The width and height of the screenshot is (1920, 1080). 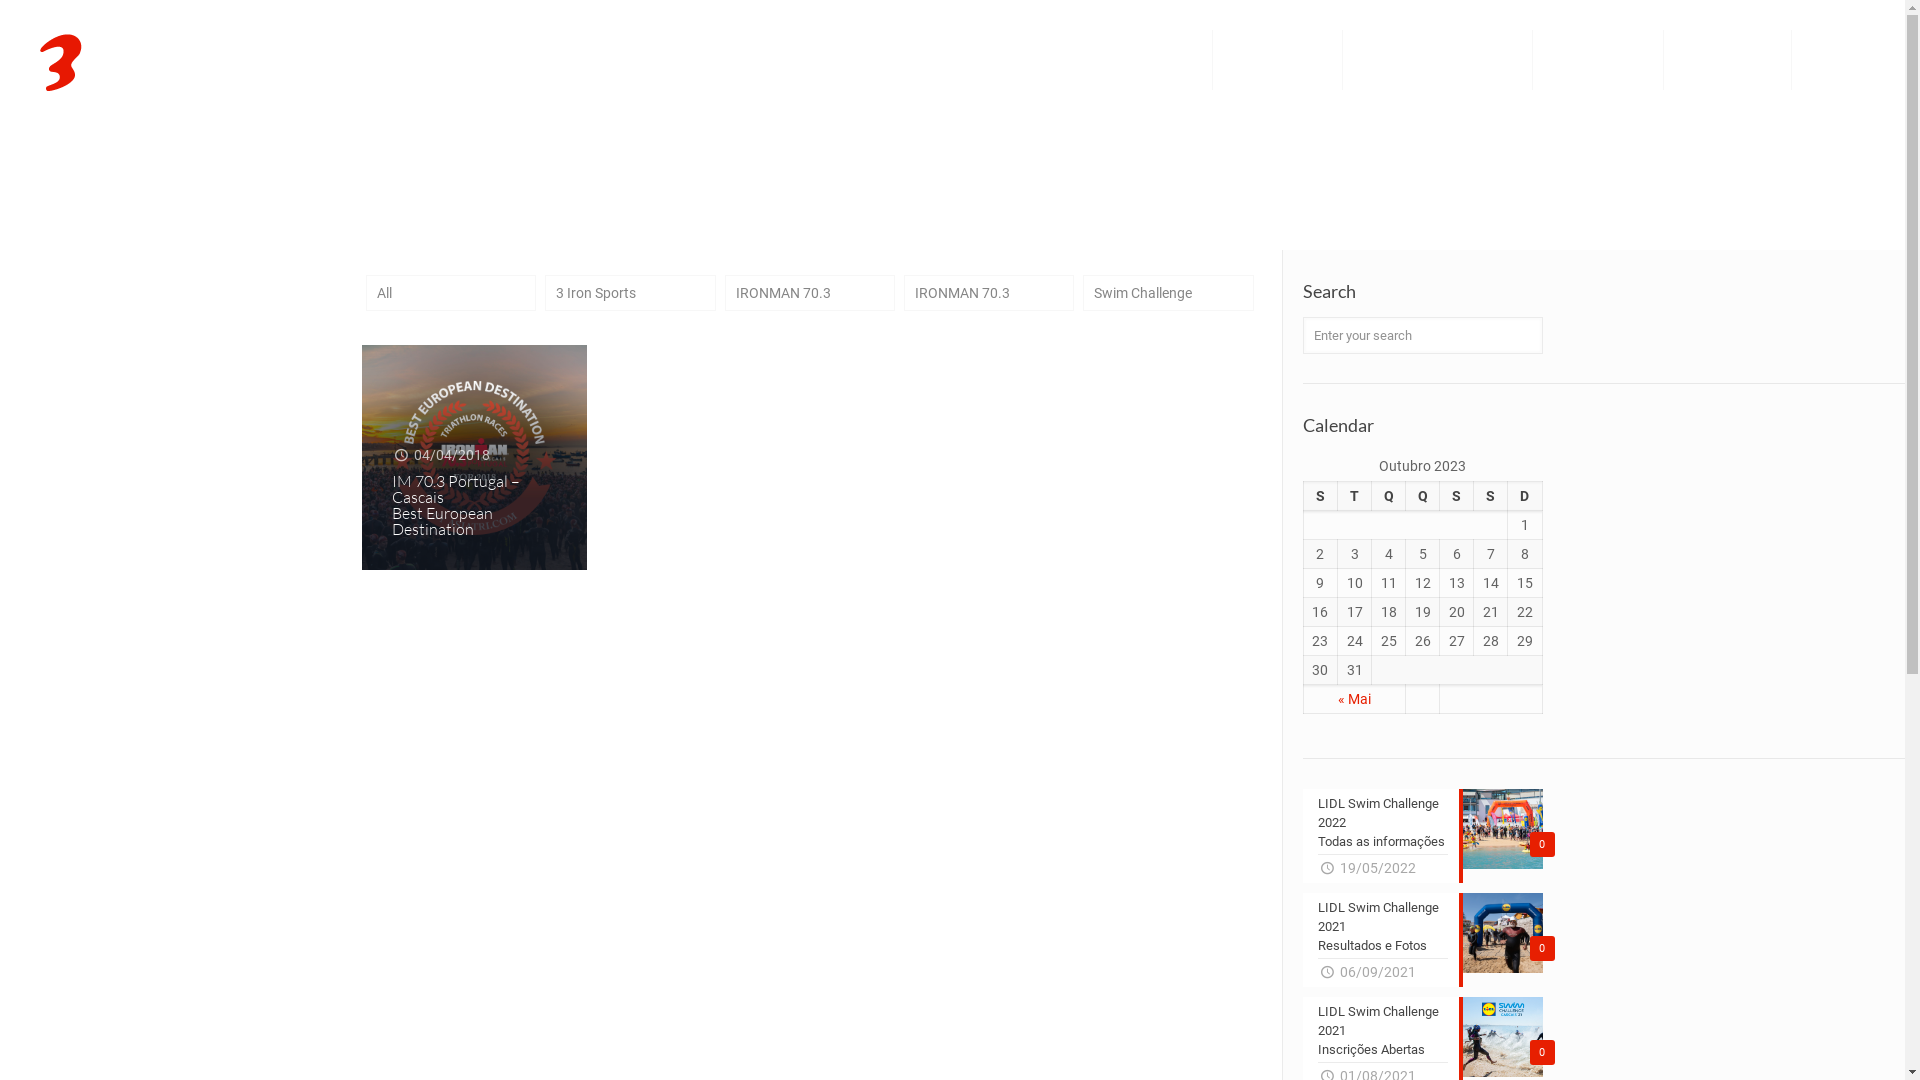 What do you see at coordinates (1727, 59) in the screenshot?
I see `'IRONMAN Cascais'` at bounding box center [1727, 59].